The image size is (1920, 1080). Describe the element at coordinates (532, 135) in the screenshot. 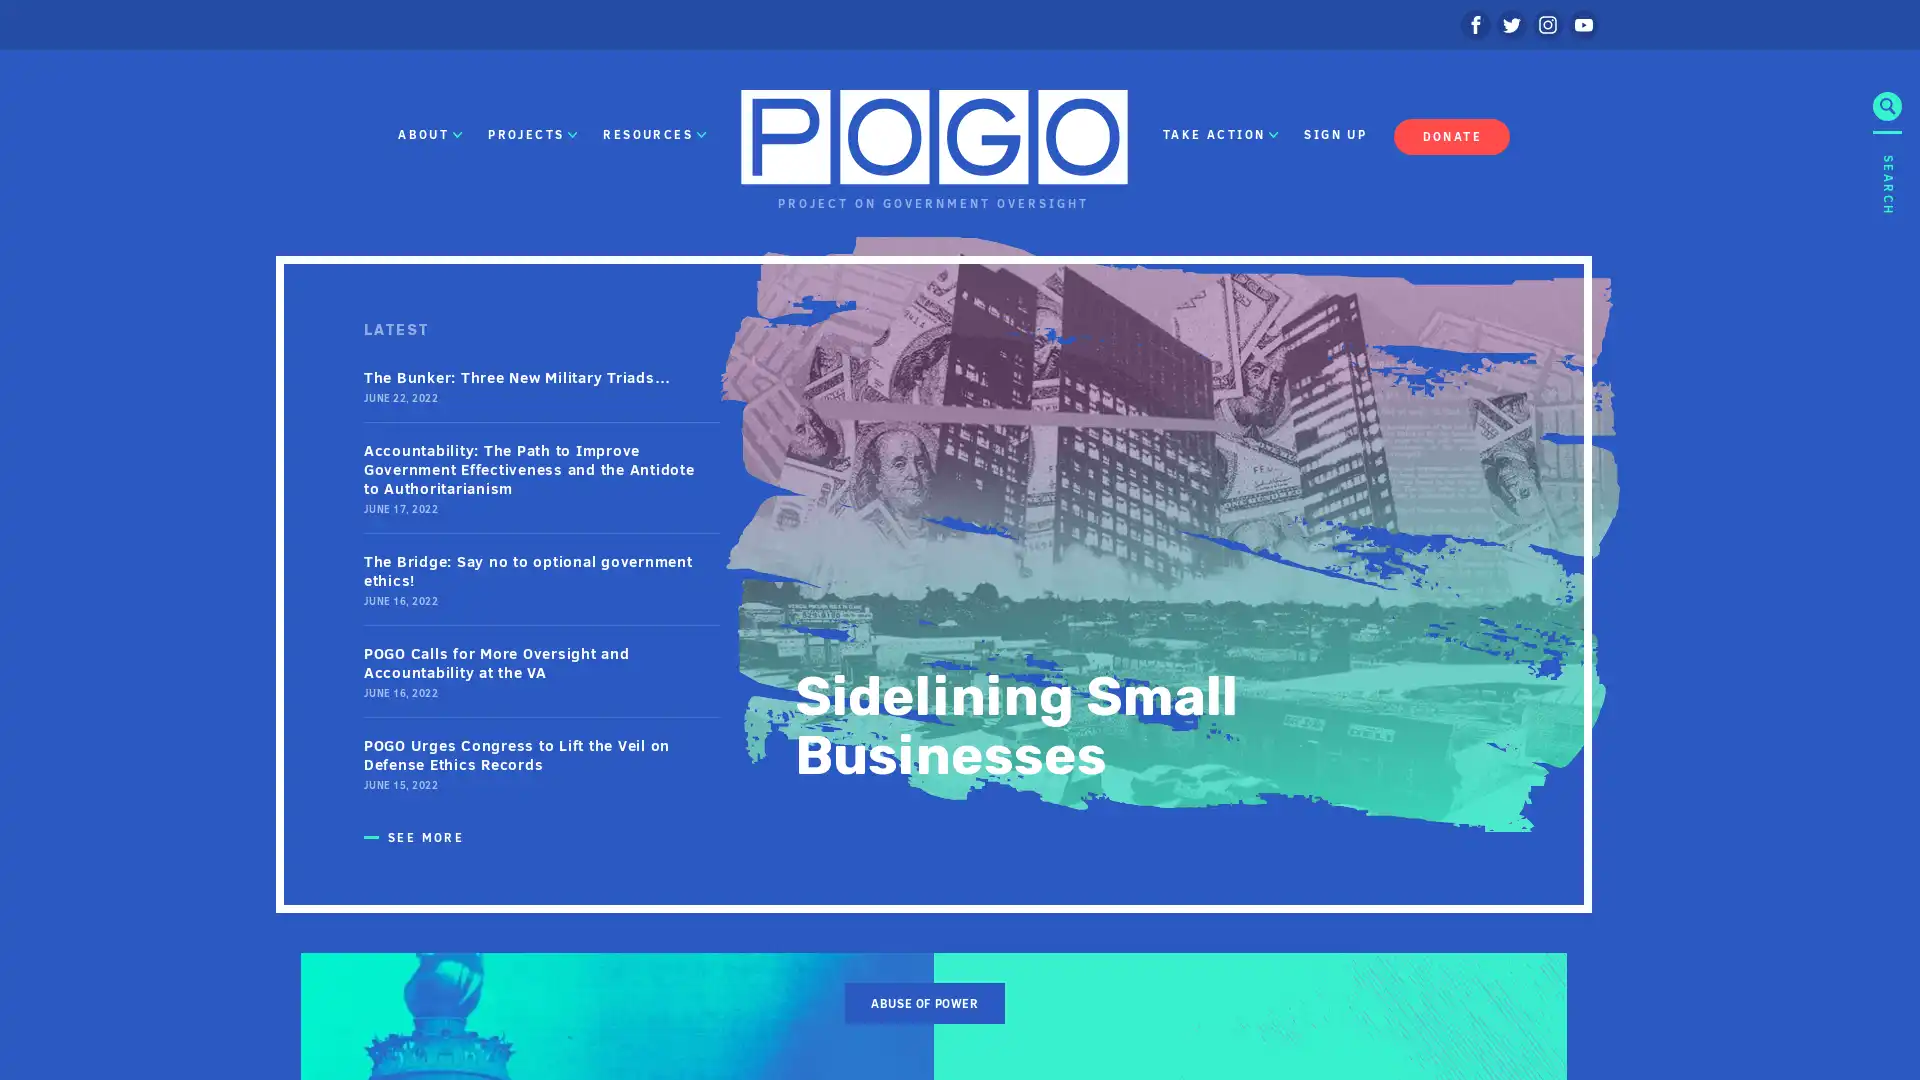

I see `PROJECTS` at that location.